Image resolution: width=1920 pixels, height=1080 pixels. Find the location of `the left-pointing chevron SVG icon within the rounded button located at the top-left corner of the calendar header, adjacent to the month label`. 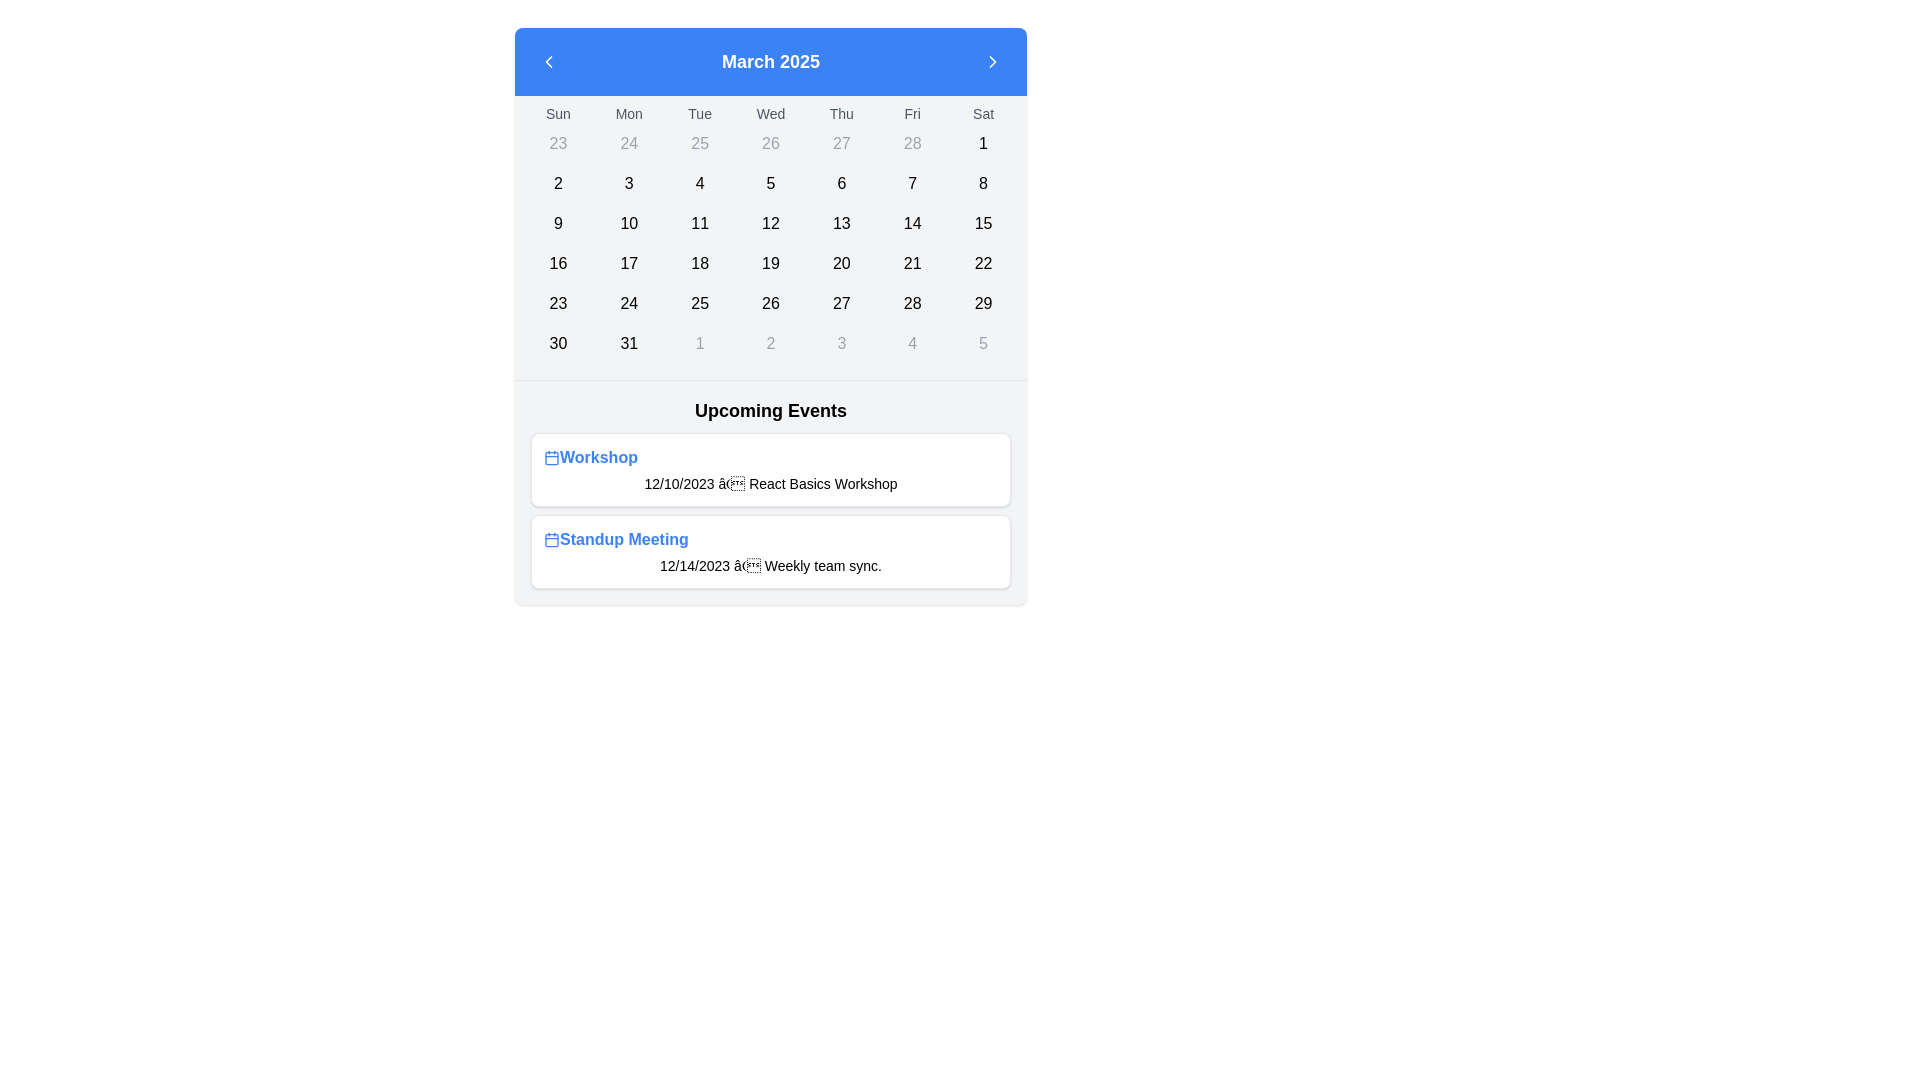

the left-pointing chevron SVG icon within the rounded button located at the top-left corner of the calendar header, adjacent to the month label is located at coordinates (548, 60).